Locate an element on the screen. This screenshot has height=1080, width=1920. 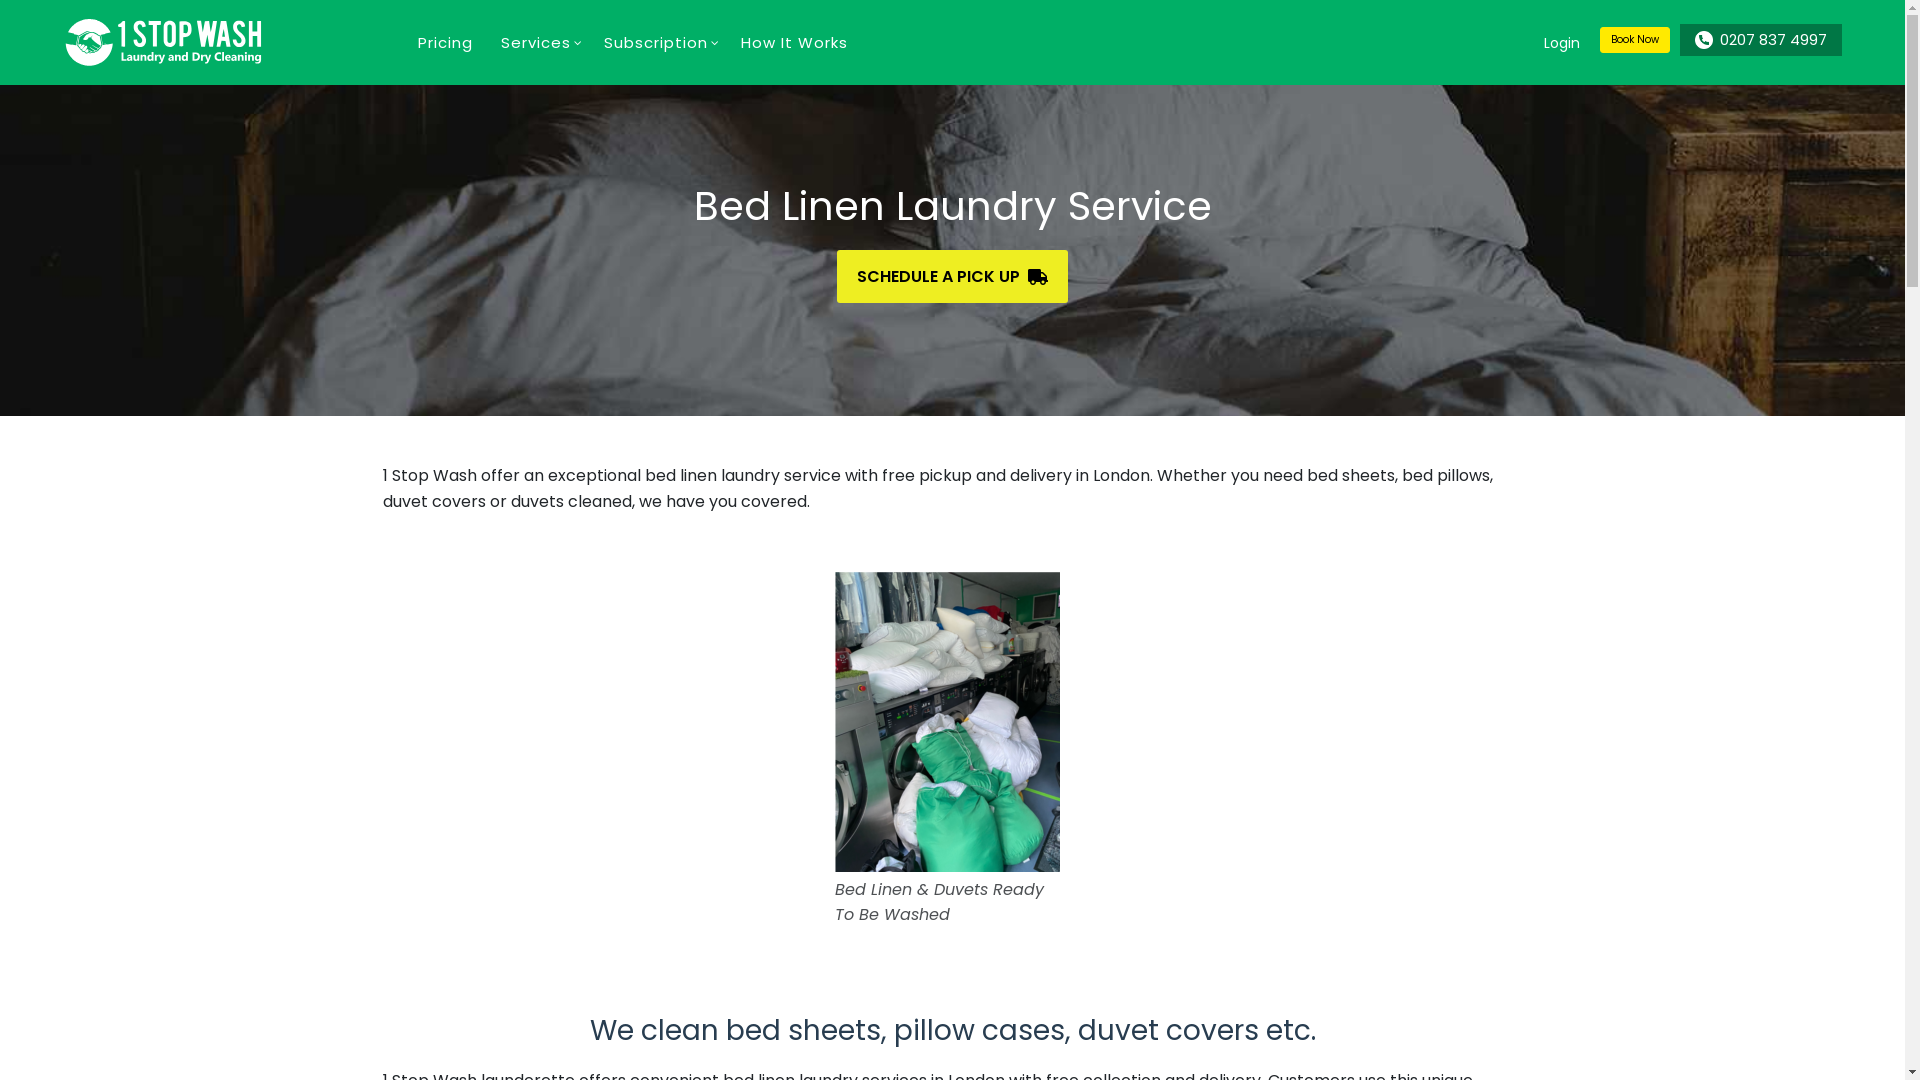
'Book Now' is located at coordinates (1635, 39).